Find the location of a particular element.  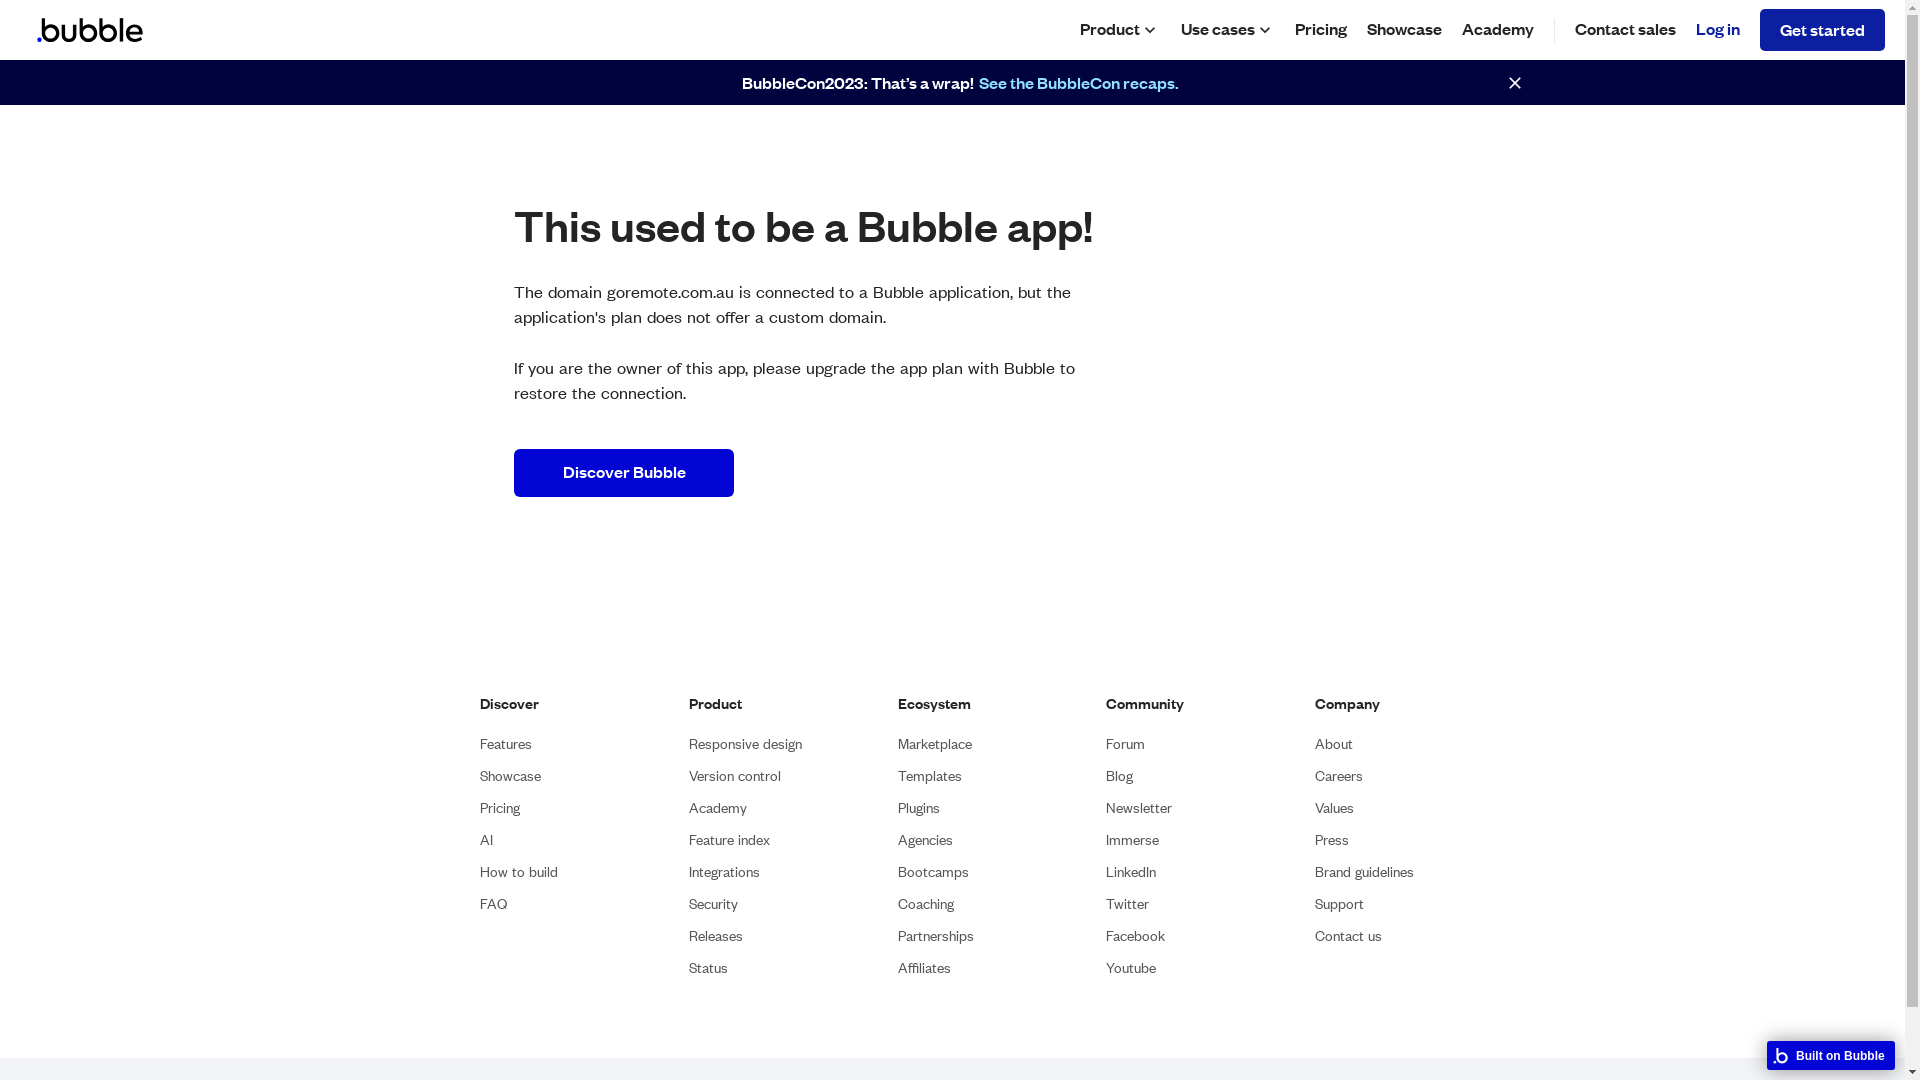

'Careers' is located at coordinates (1339, 774).